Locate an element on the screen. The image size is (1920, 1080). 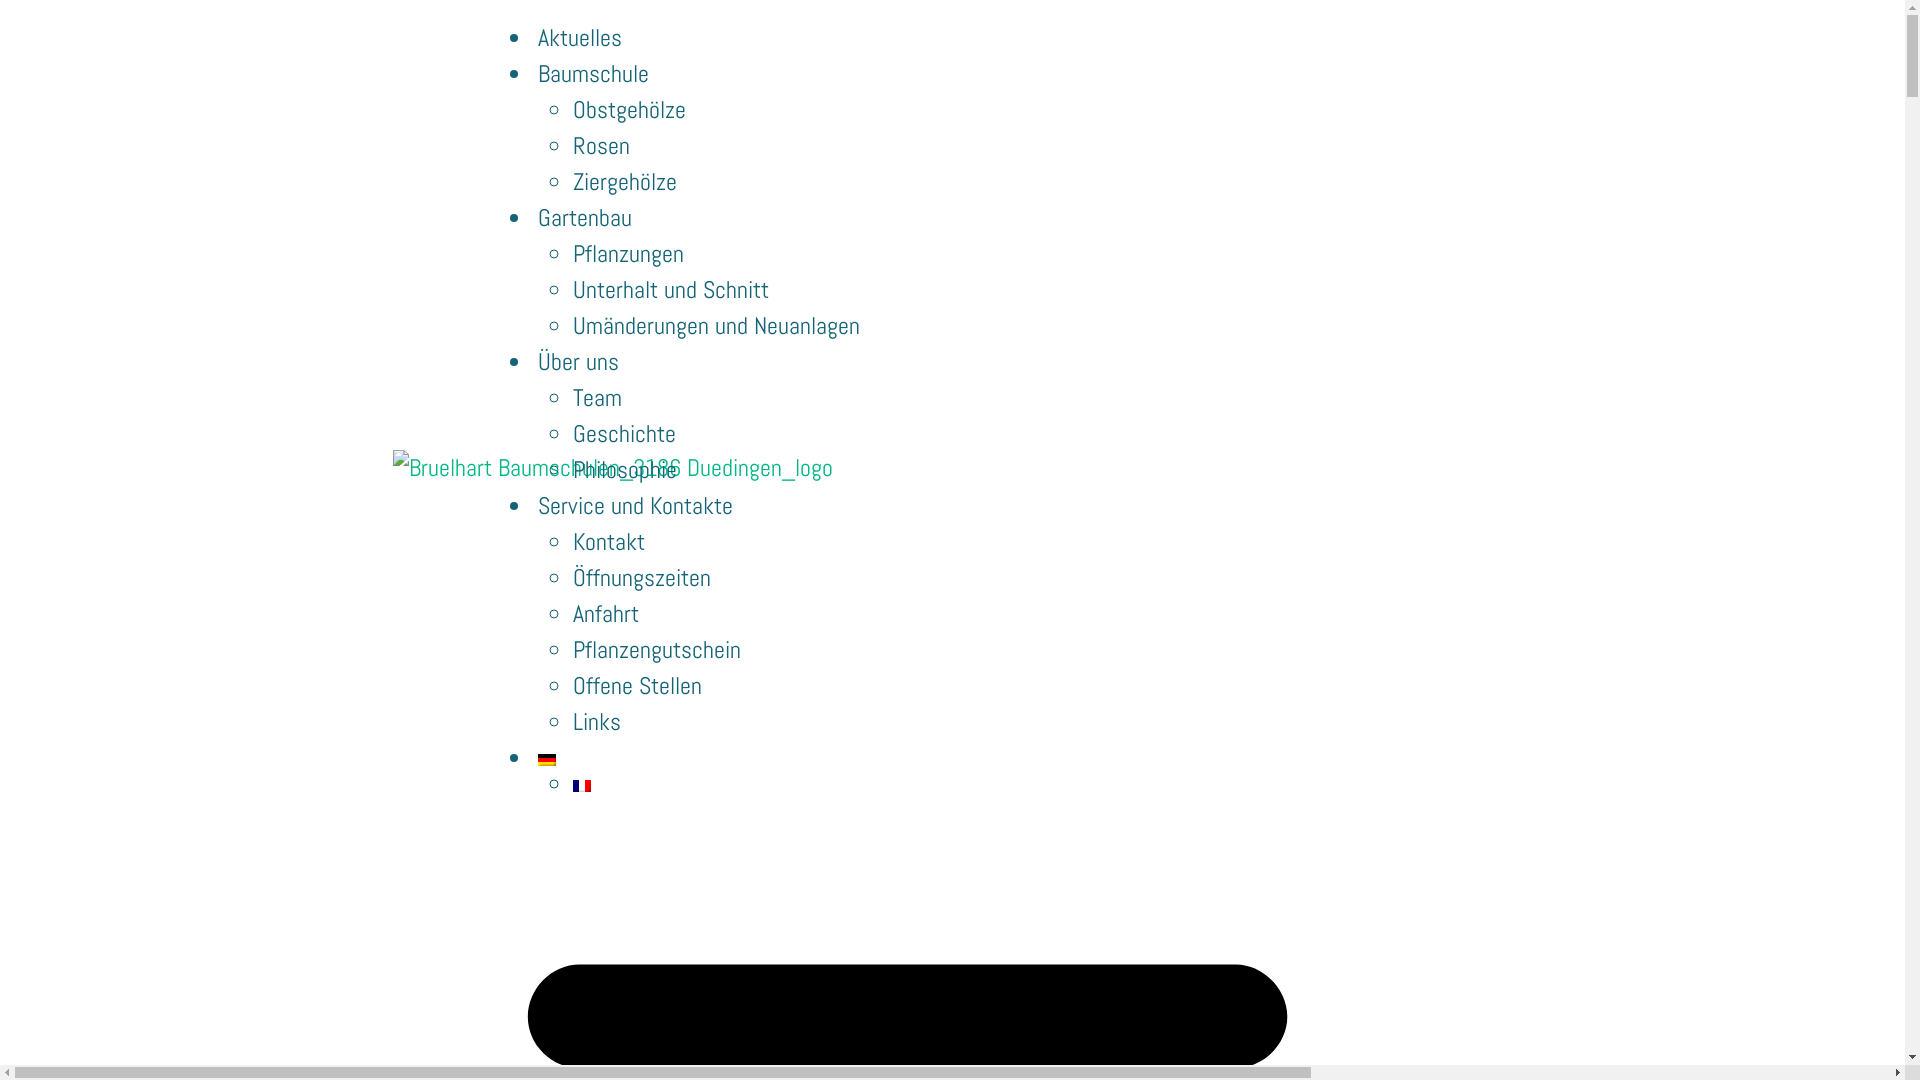
'Pflanzungen' is located at coordinates (627, 252).